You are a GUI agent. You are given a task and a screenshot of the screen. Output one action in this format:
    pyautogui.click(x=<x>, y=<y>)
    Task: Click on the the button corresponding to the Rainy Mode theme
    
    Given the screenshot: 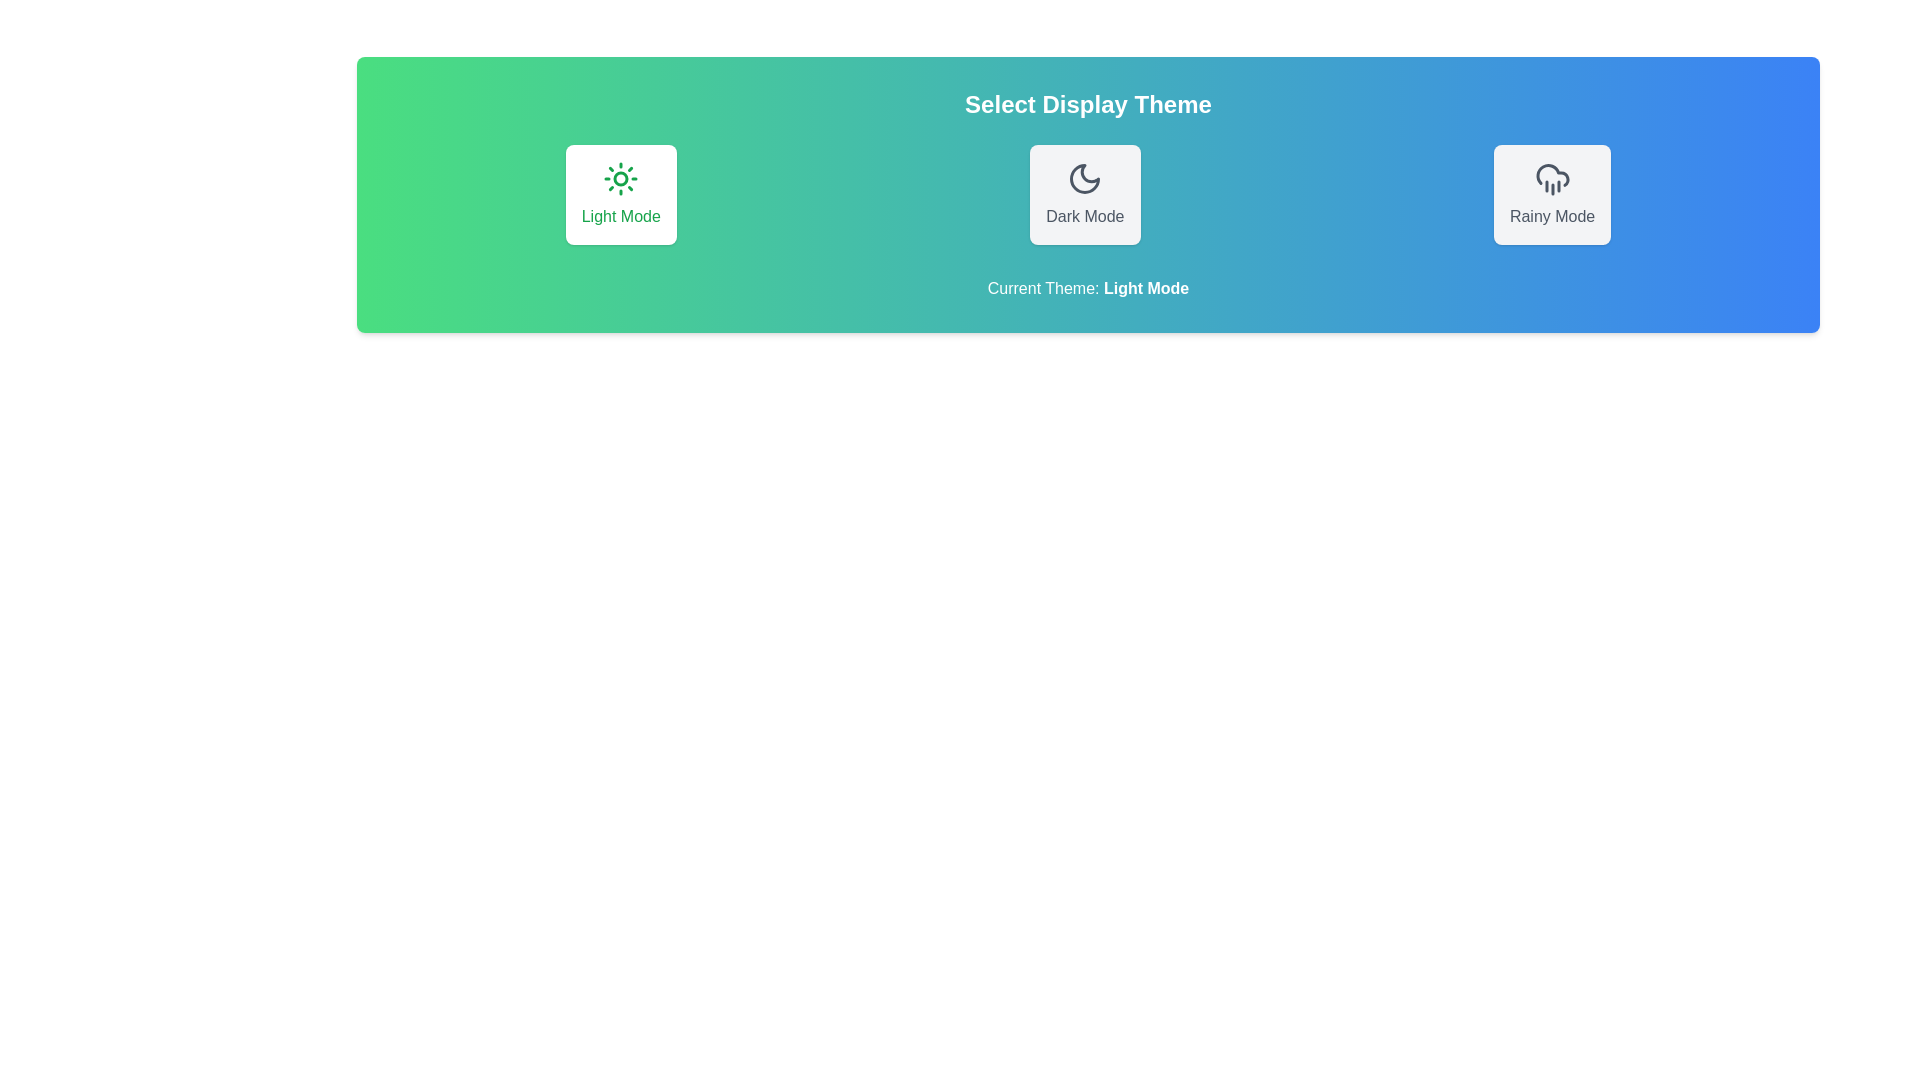 What is the action you would take?
    pyautogui.click(x=1552, y=195)
    